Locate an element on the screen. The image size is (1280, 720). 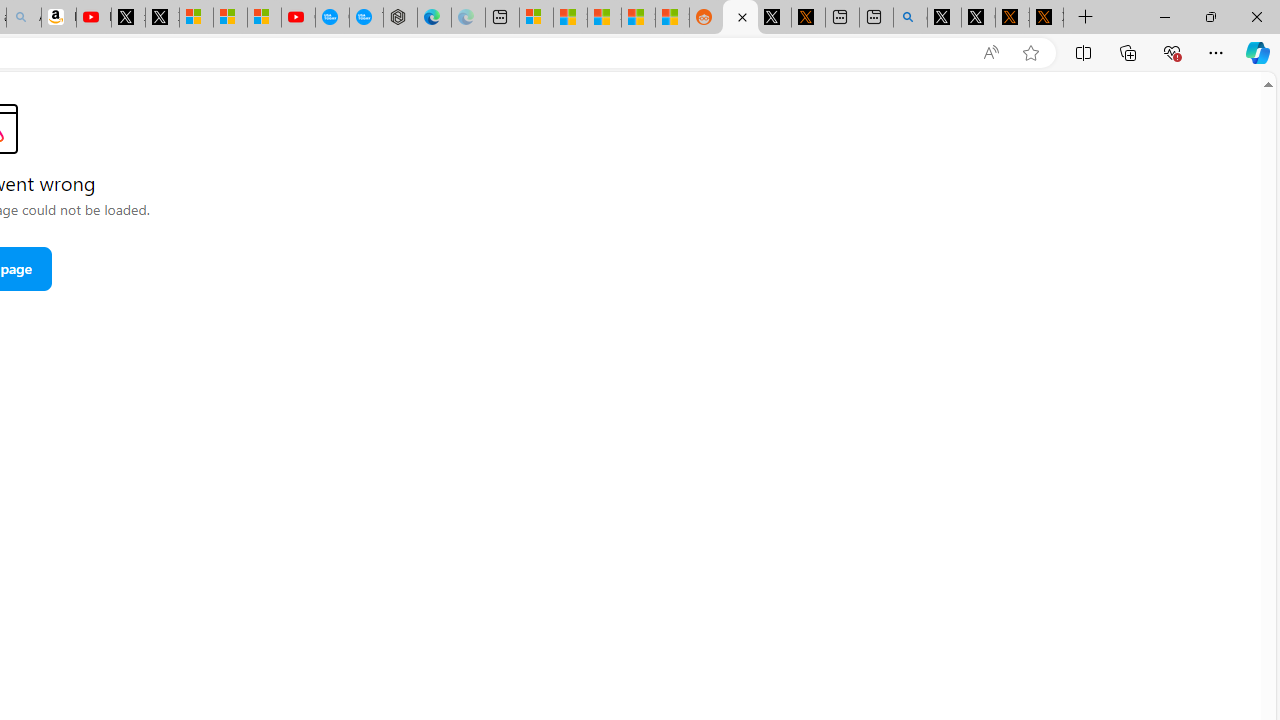
'help.x.com | 524: A timeout occurred' is located at coordinates (808, 17).